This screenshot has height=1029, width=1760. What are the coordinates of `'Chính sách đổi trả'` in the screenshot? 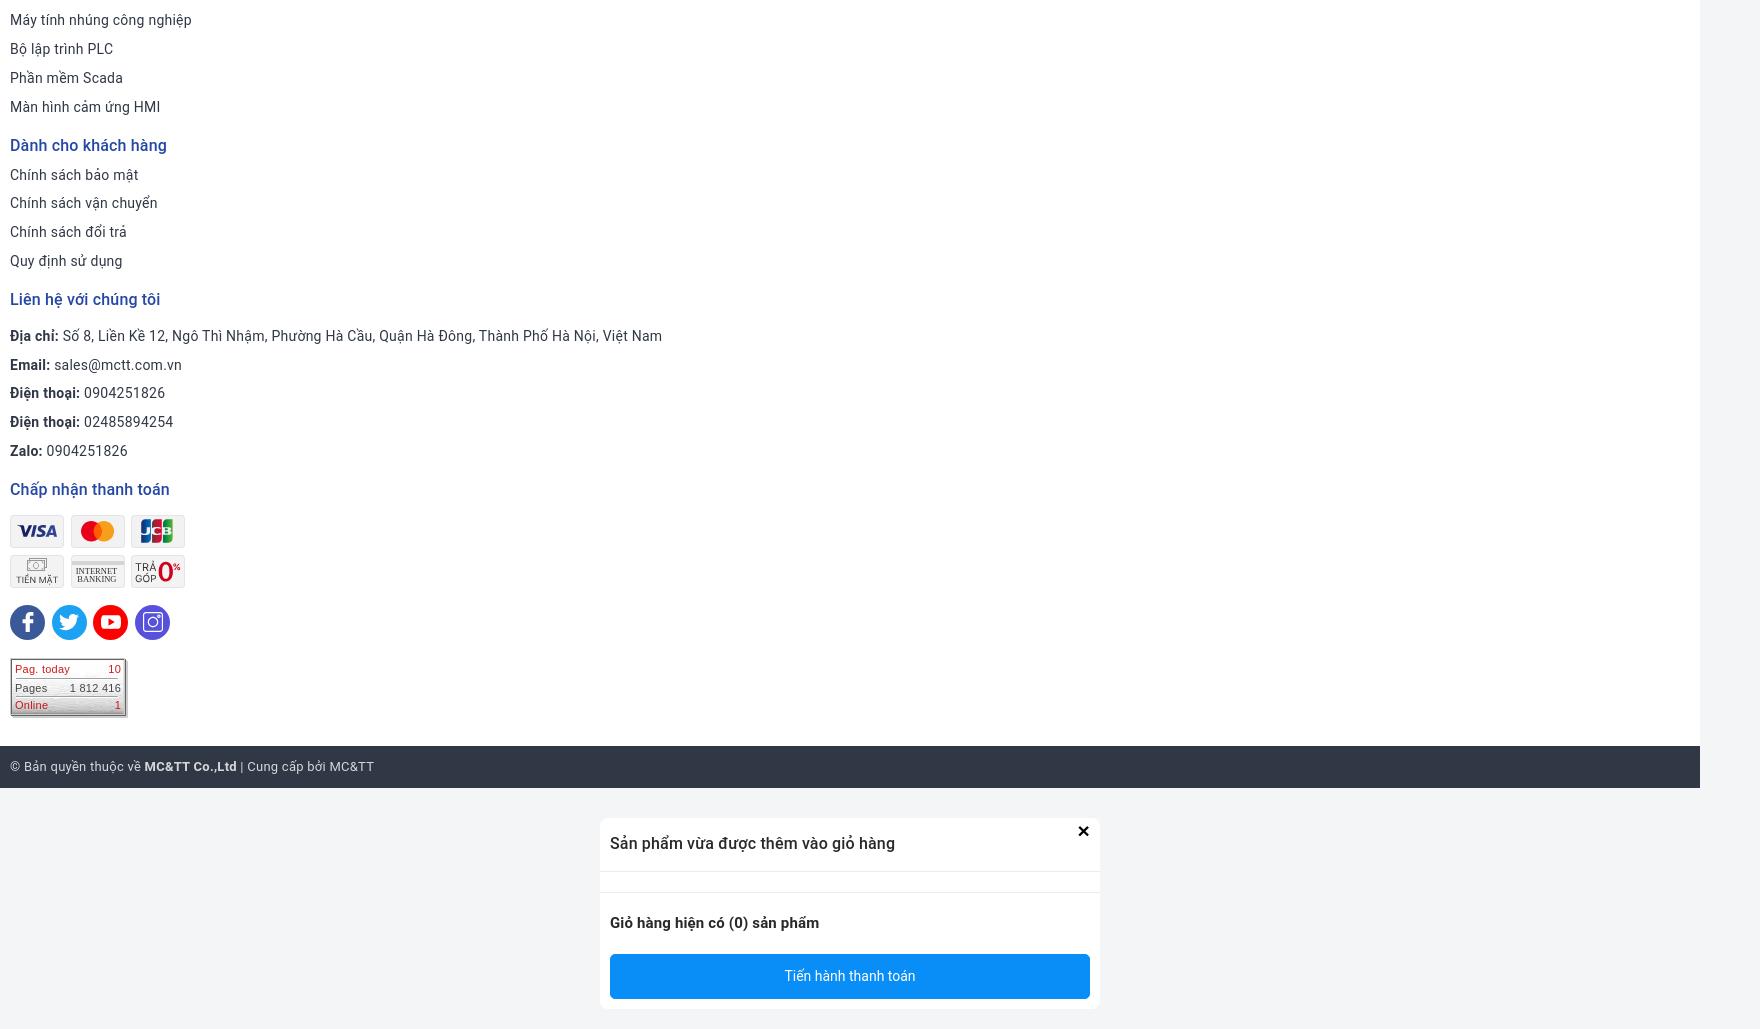 It's located at (67, 231).